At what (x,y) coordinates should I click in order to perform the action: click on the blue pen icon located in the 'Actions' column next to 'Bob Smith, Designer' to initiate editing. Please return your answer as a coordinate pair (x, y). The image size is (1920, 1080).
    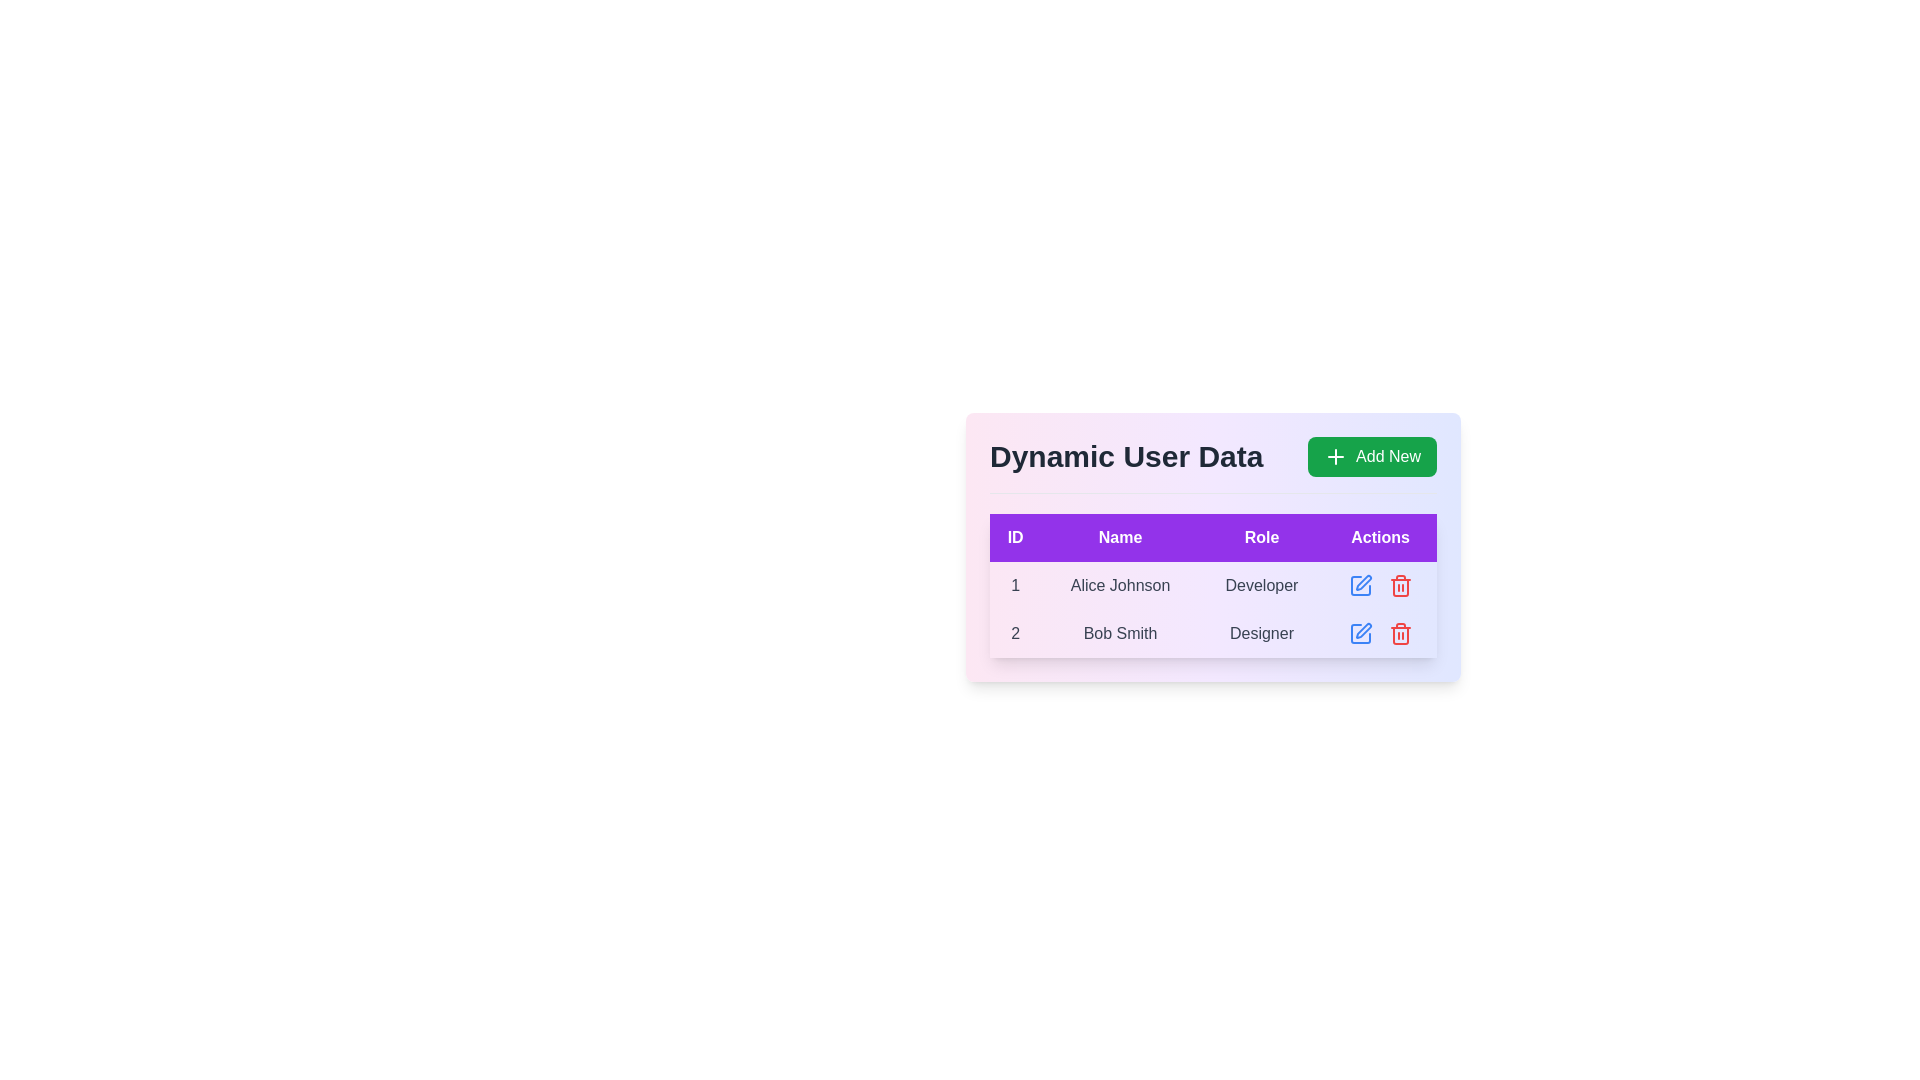
    Looking at the image, I should click on (1360, 633).